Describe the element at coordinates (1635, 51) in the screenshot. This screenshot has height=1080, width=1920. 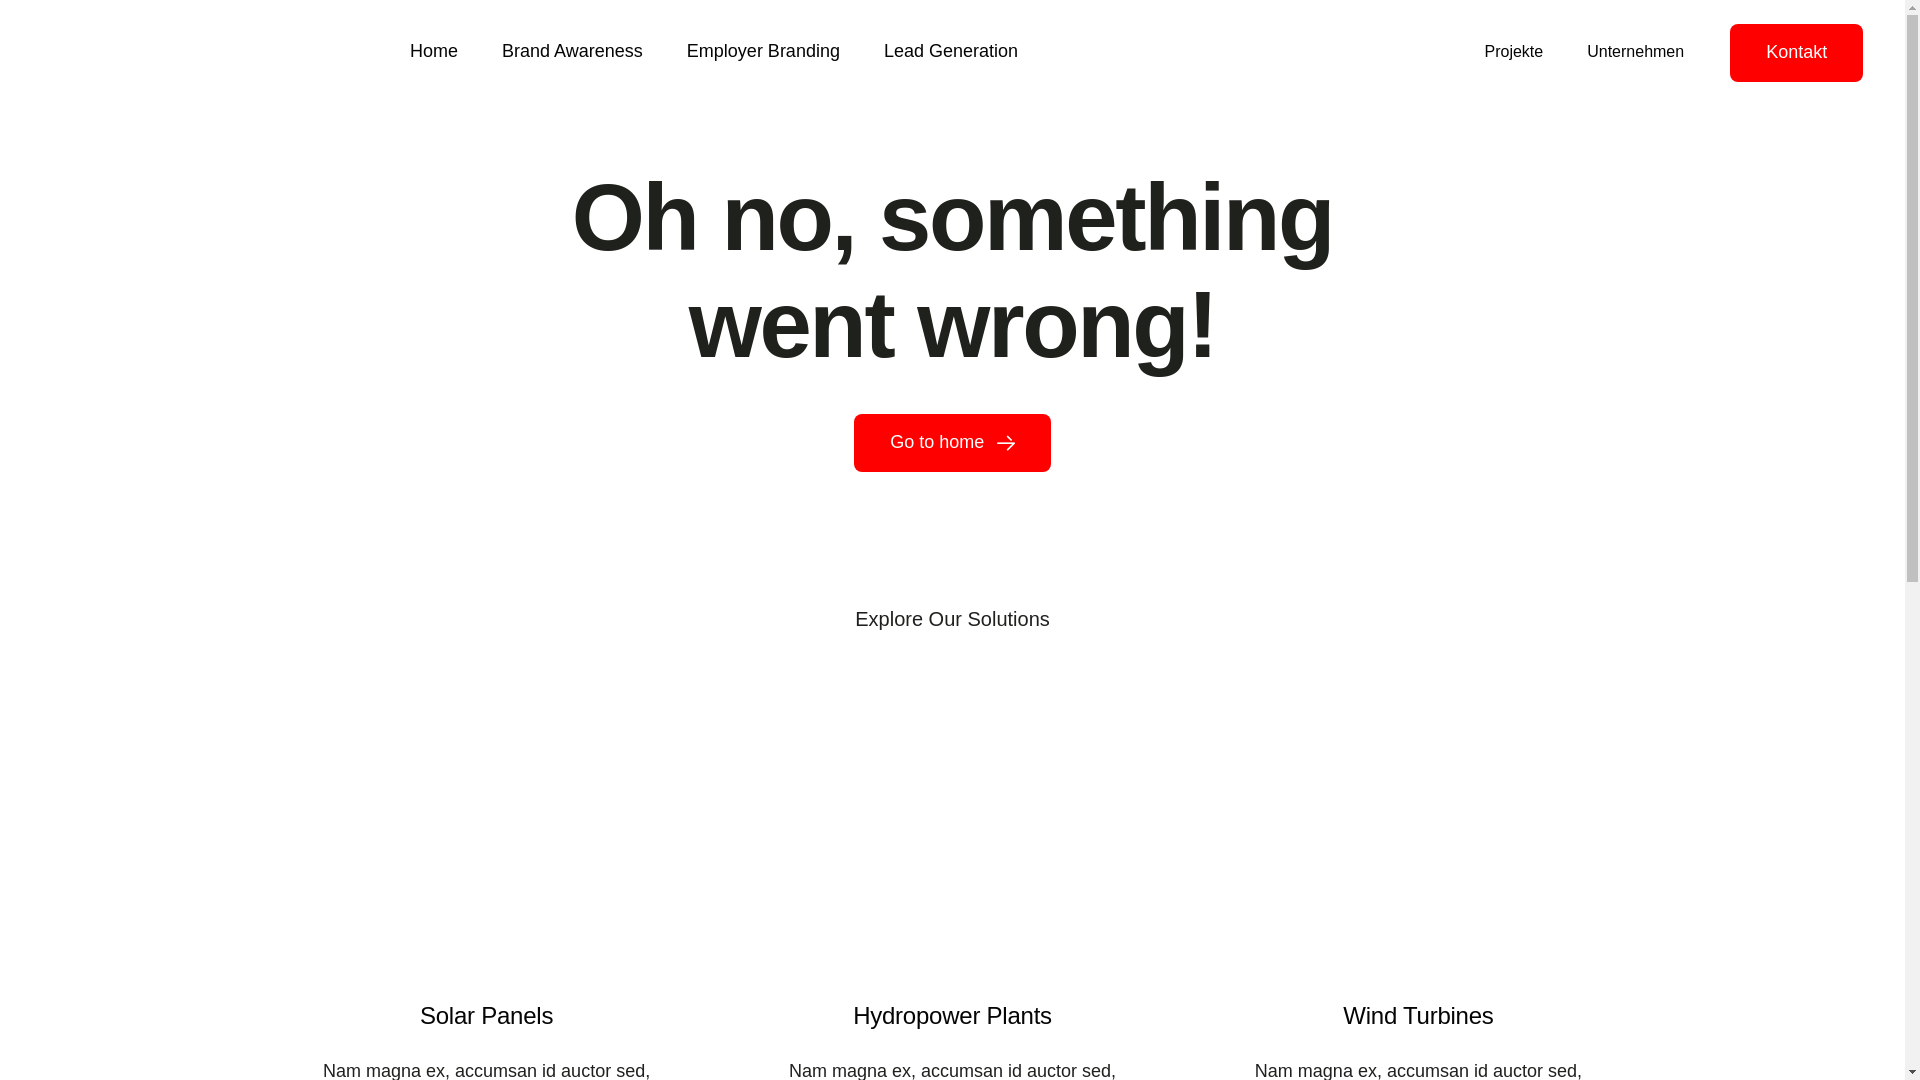
I see `'Unternehmen'` at that location.